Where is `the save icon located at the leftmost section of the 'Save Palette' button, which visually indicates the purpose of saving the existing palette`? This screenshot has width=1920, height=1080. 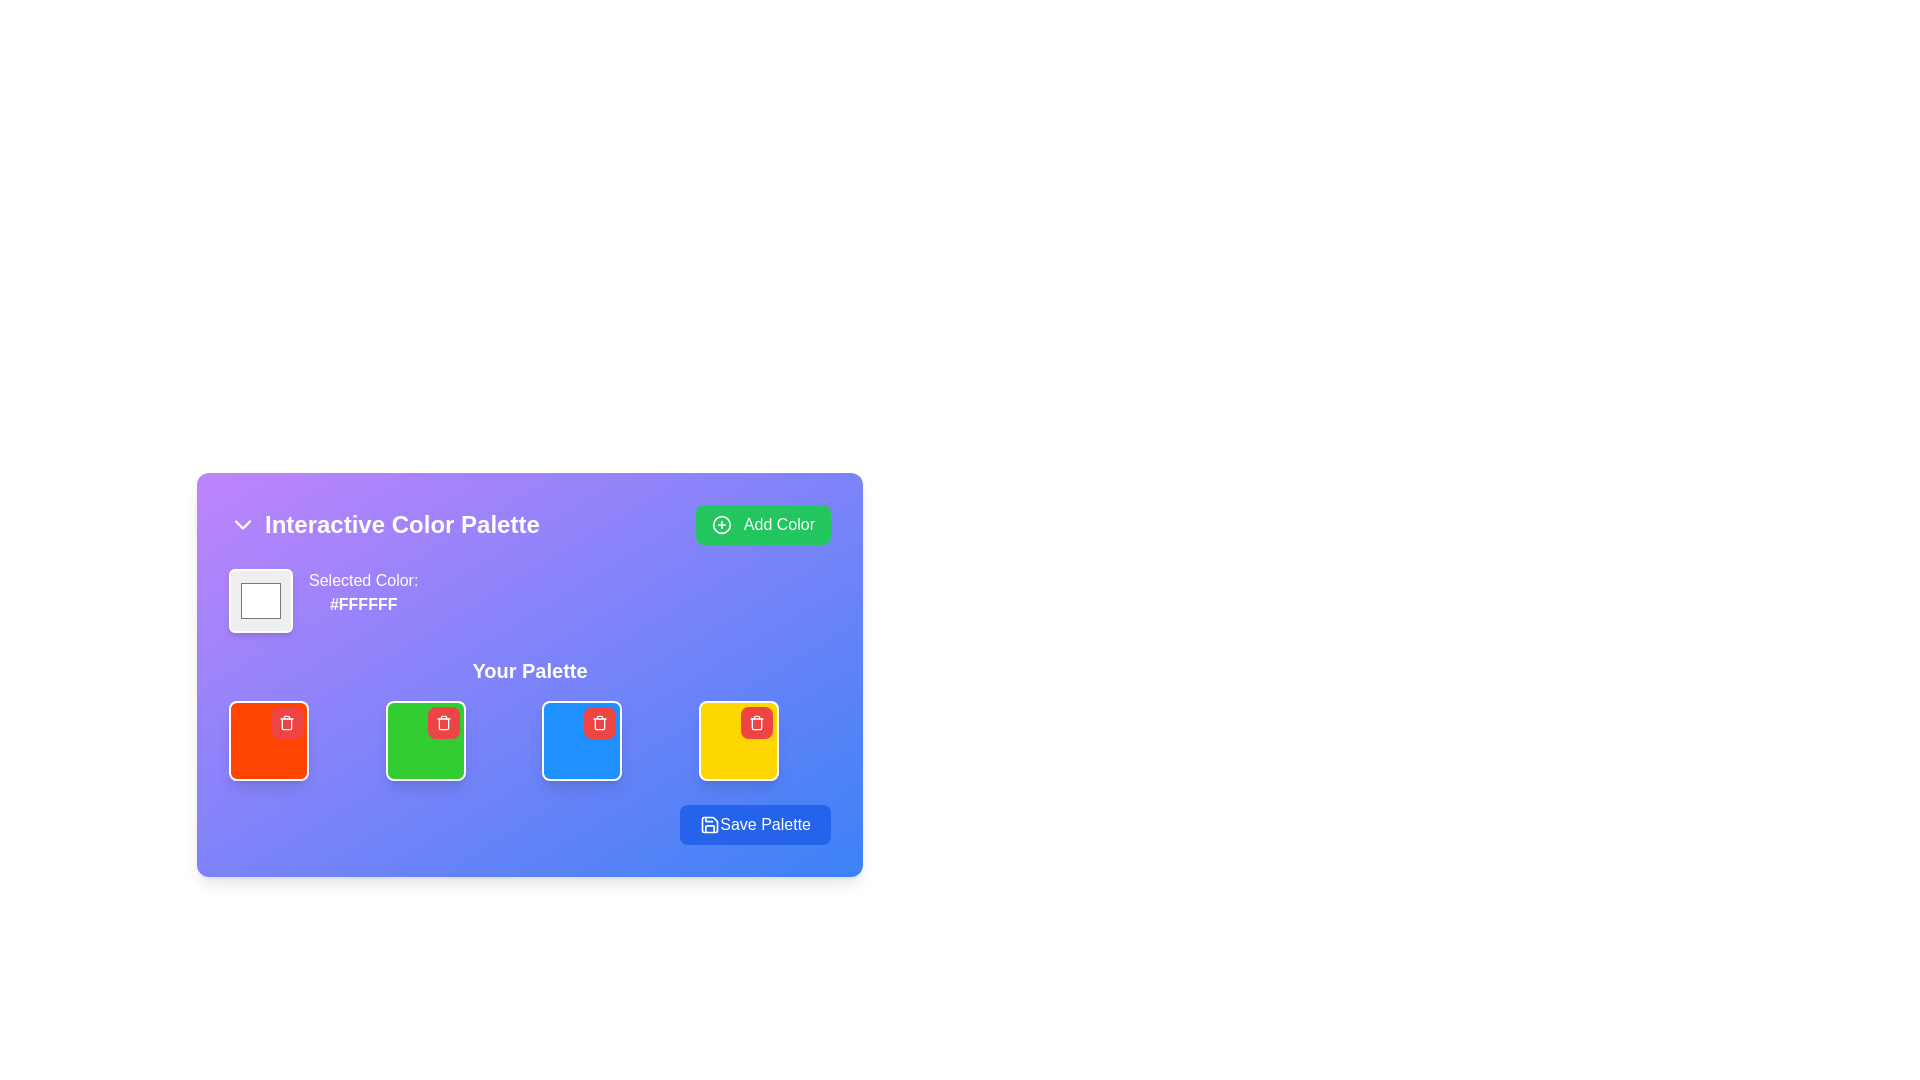 the save icon located at the leftmost section of the 'Save Palette' button, which visually indicates the purpose of saving the existing palette is located at coordinates (710, 825).